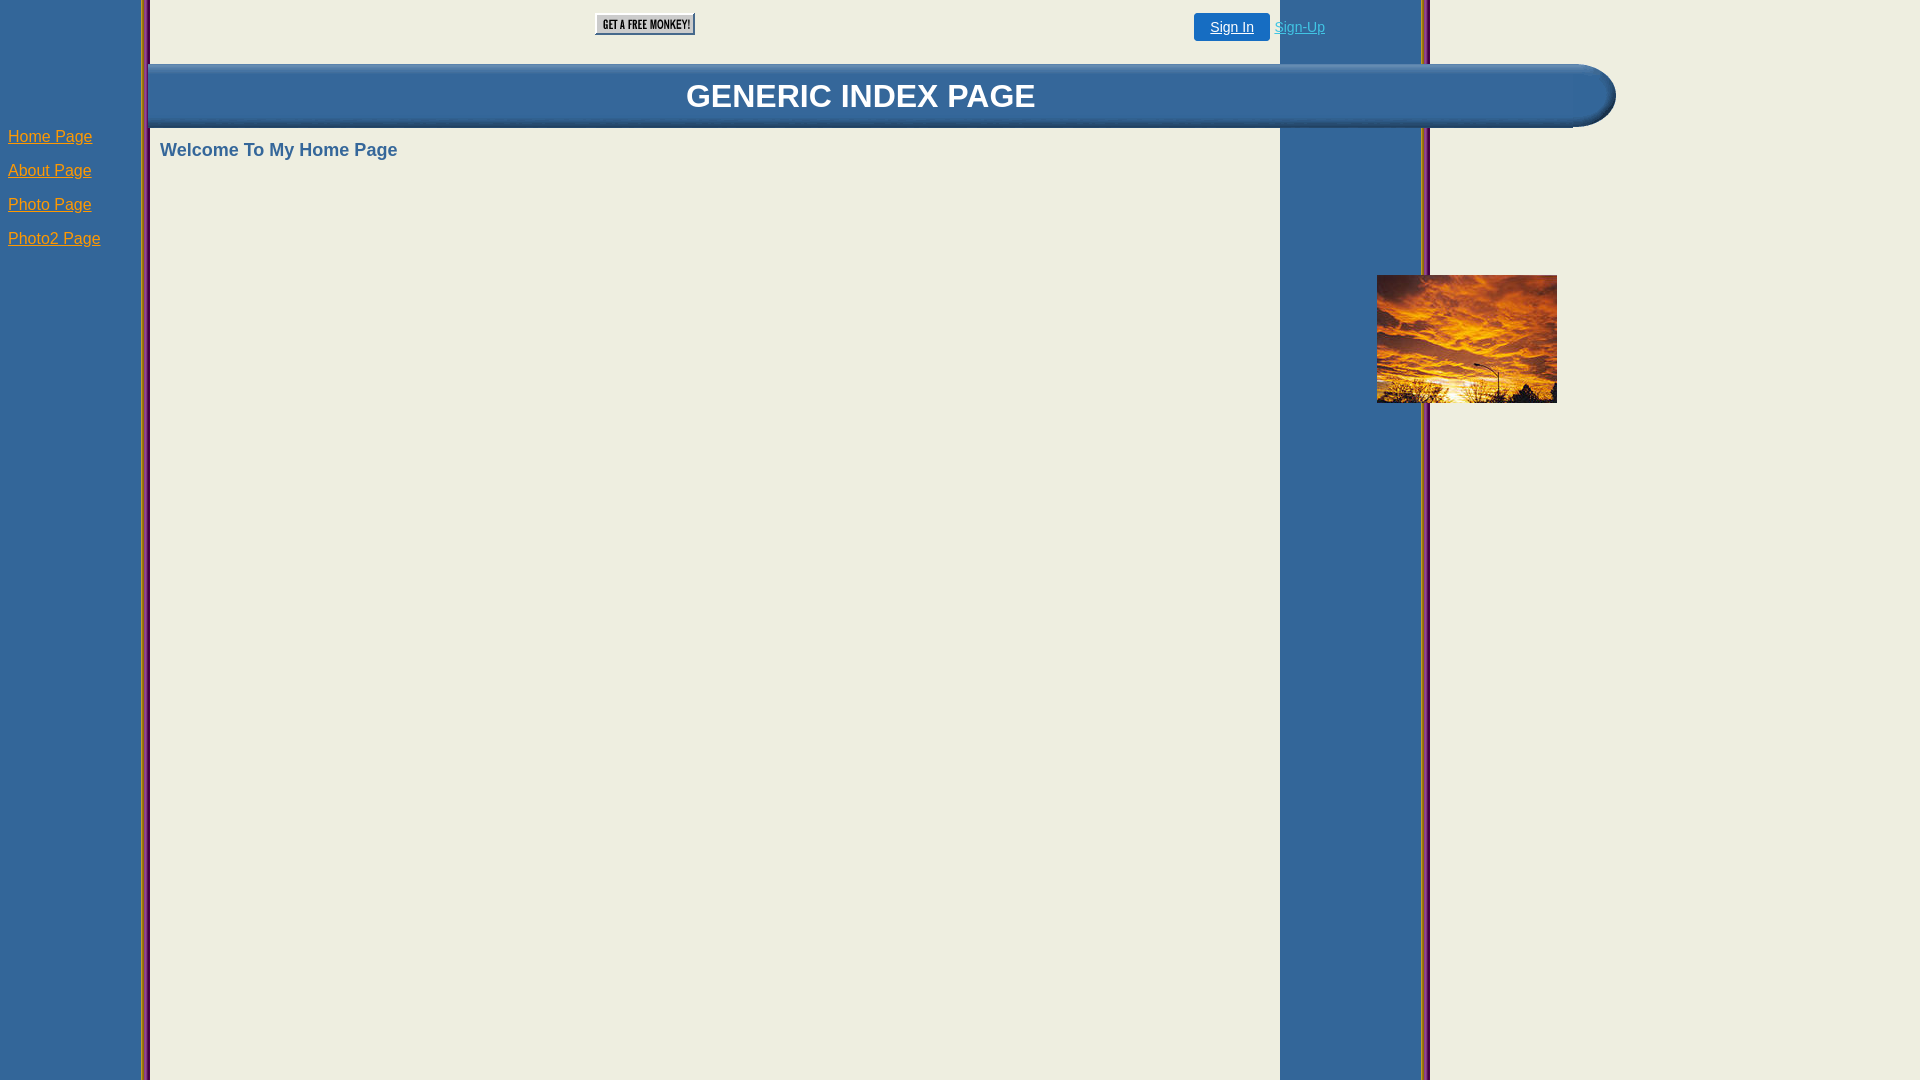  I want to click on 'About Page', so click(49, 169).